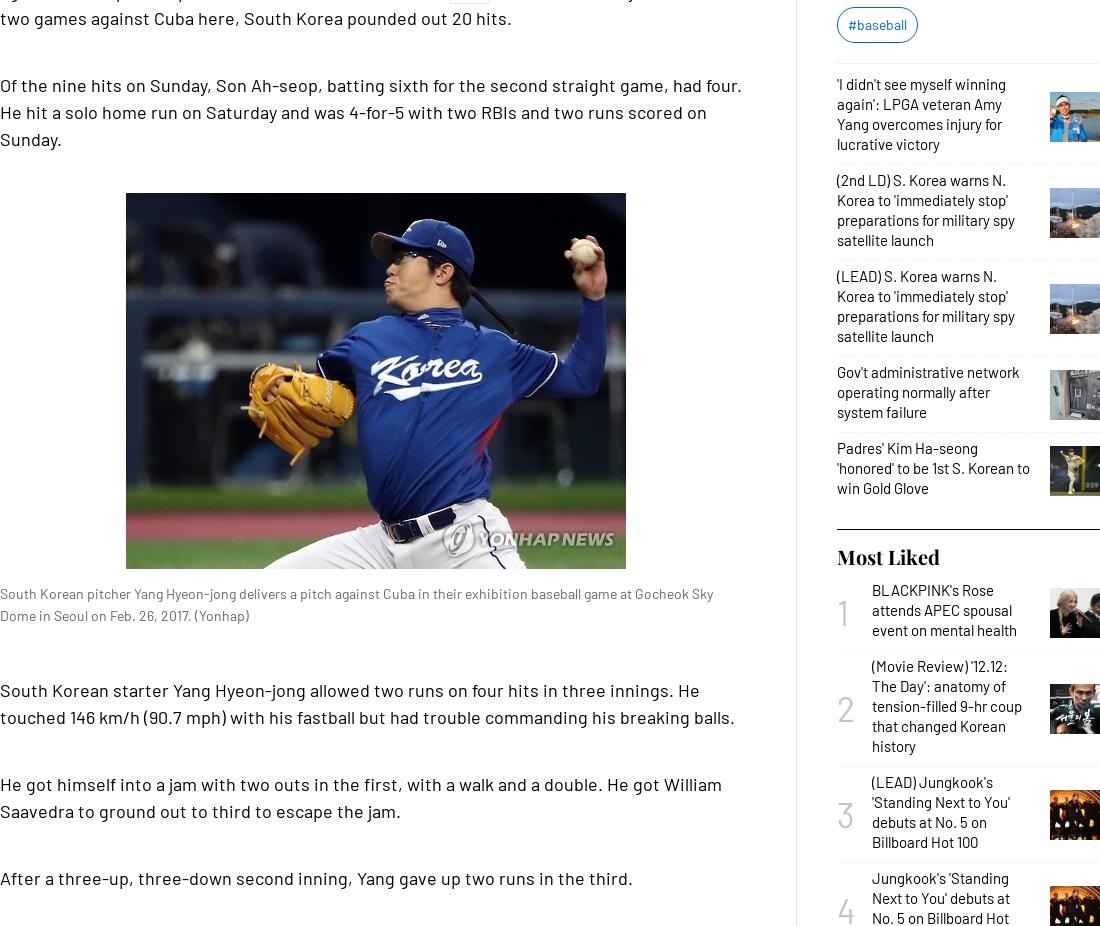 The image size is (1100, 926). What do you see at coordinates (0, 111) in the screenshot?
I see `'Of the nine hits on Sunday, Son Ah-seop, batting sixth for the second straight game, had four. He hit a solo home run on Saturday and was 4-for-5 with two RBIs and two runs scored on Sunday.'` at bounding box center [0, 111].